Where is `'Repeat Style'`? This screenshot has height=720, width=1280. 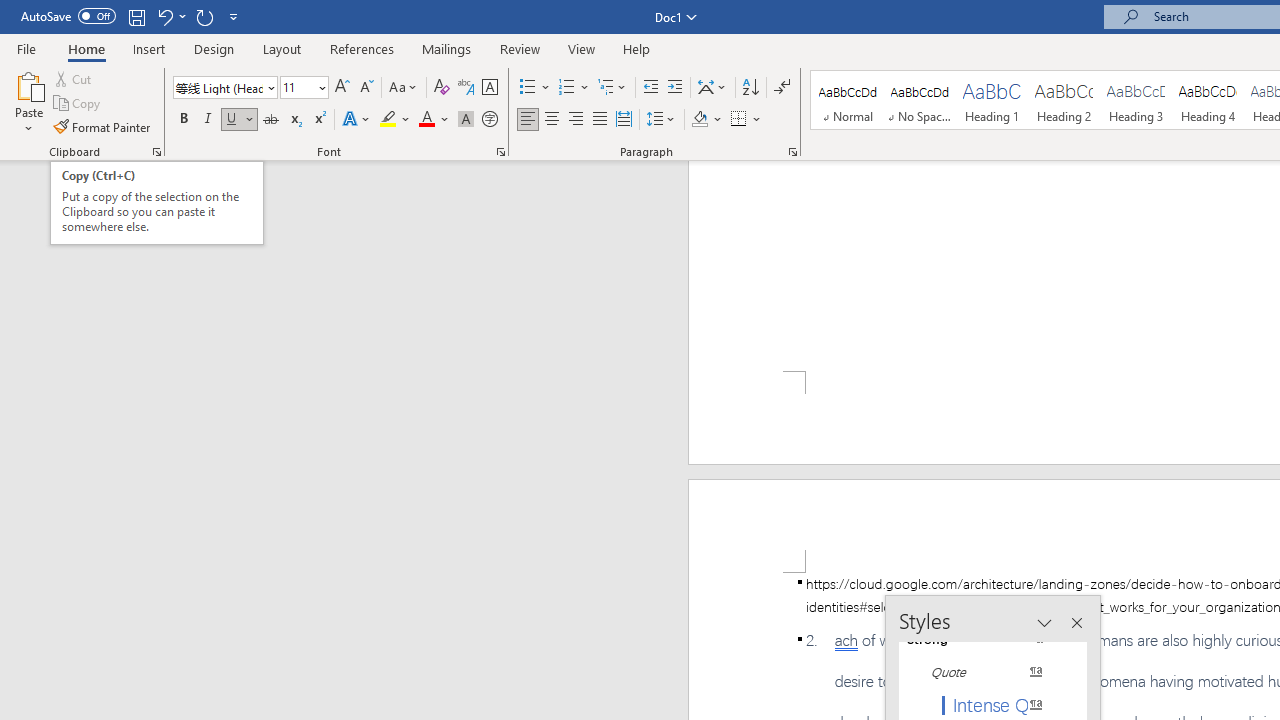
'Repeat Style' is located at coordinates (204, 16).